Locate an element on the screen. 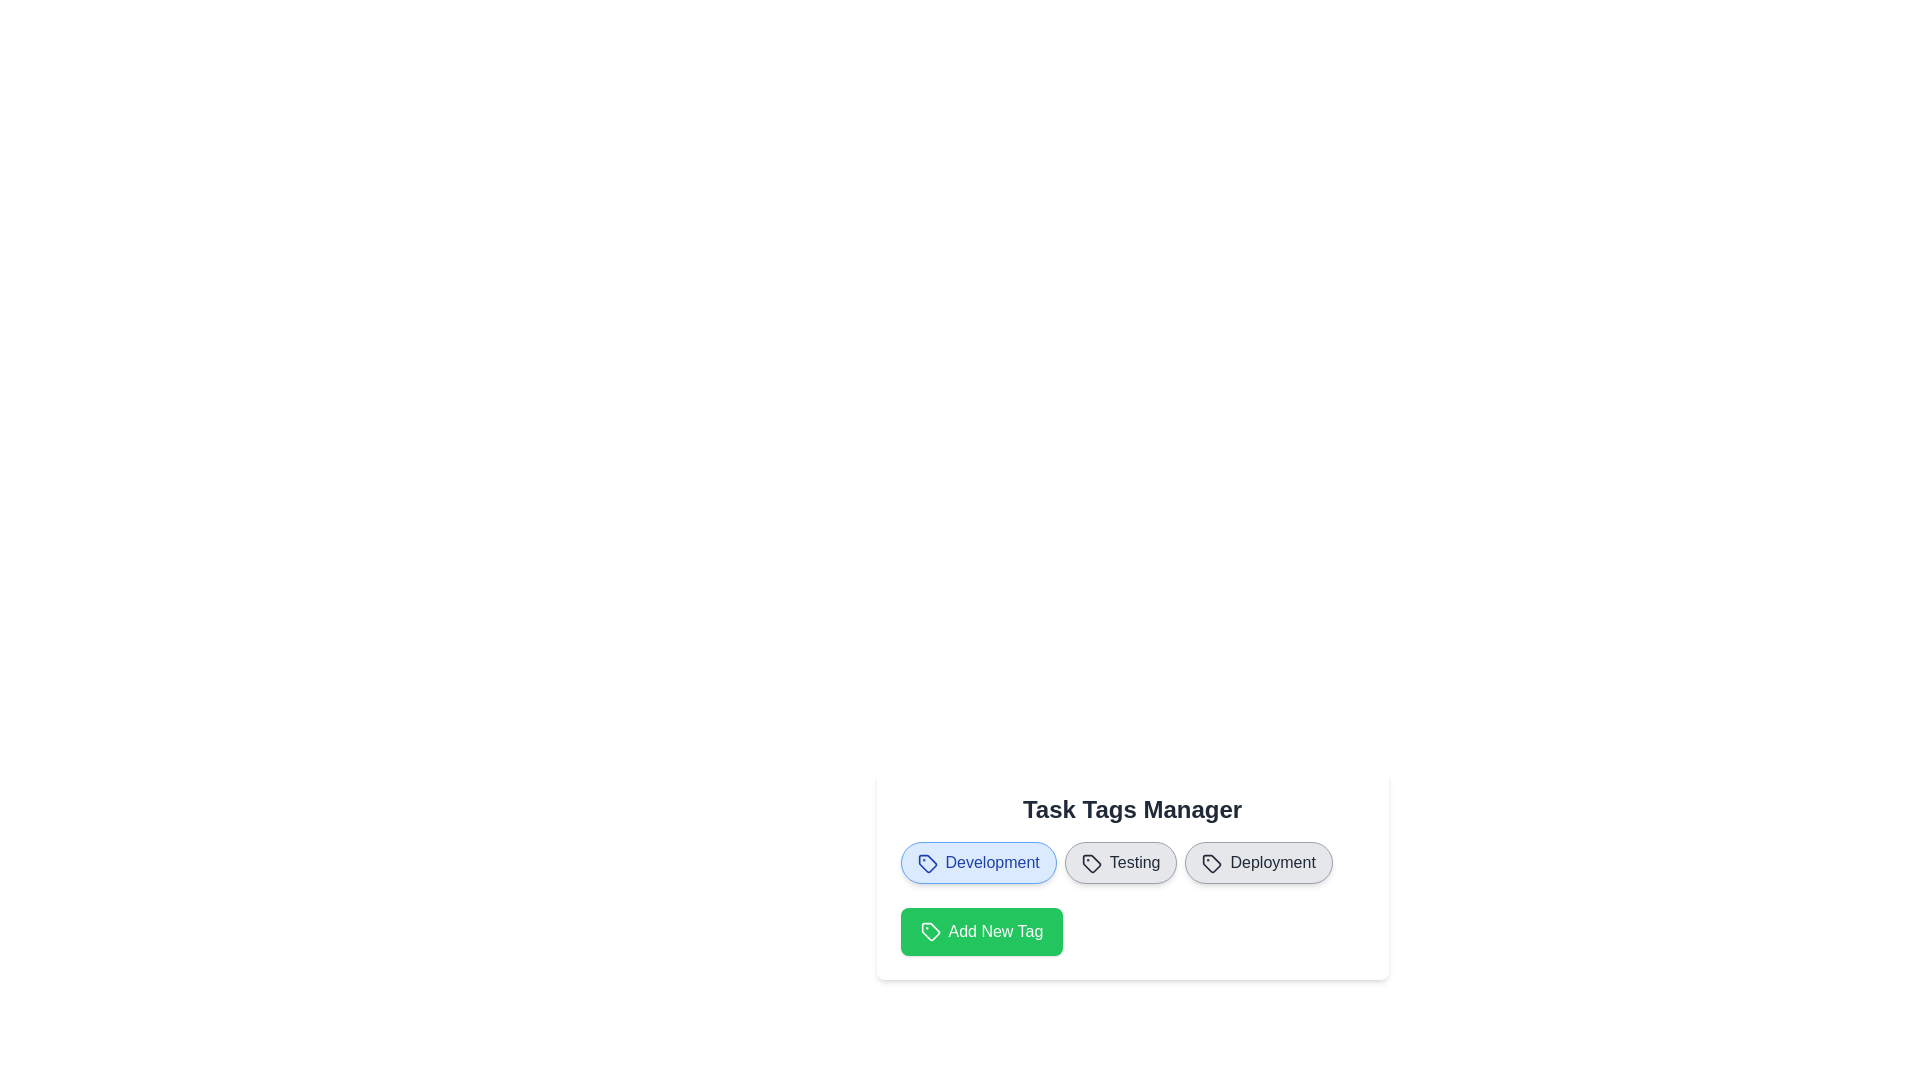 This screenshot has width=1920, height=1080. the icon representing the tag or label for 'Development', which is the leftmost element inside the blue labeled button is located at coordinates (926, 862).